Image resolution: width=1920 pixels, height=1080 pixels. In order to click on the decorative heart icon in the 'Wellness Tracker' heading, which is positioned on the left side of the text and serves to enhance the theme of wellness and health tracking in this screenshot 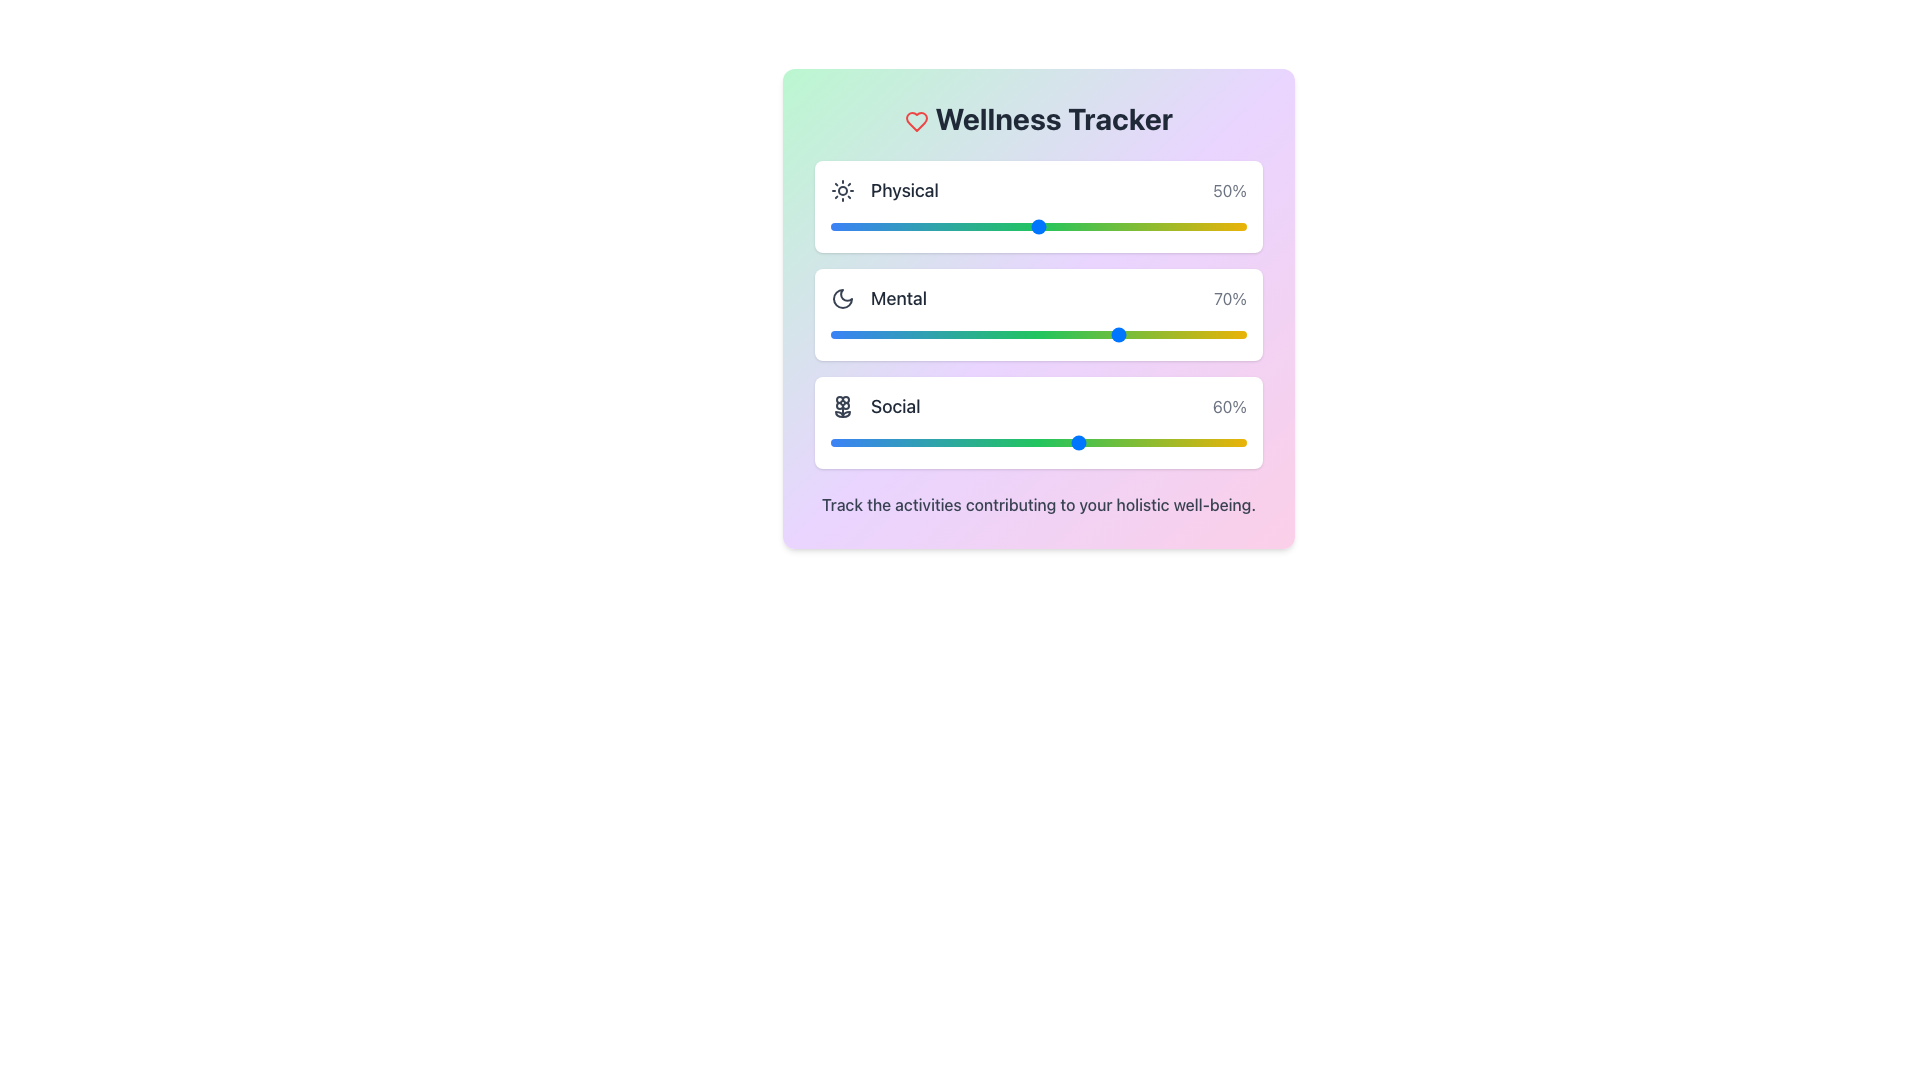, I will do `click(915, 122)`.